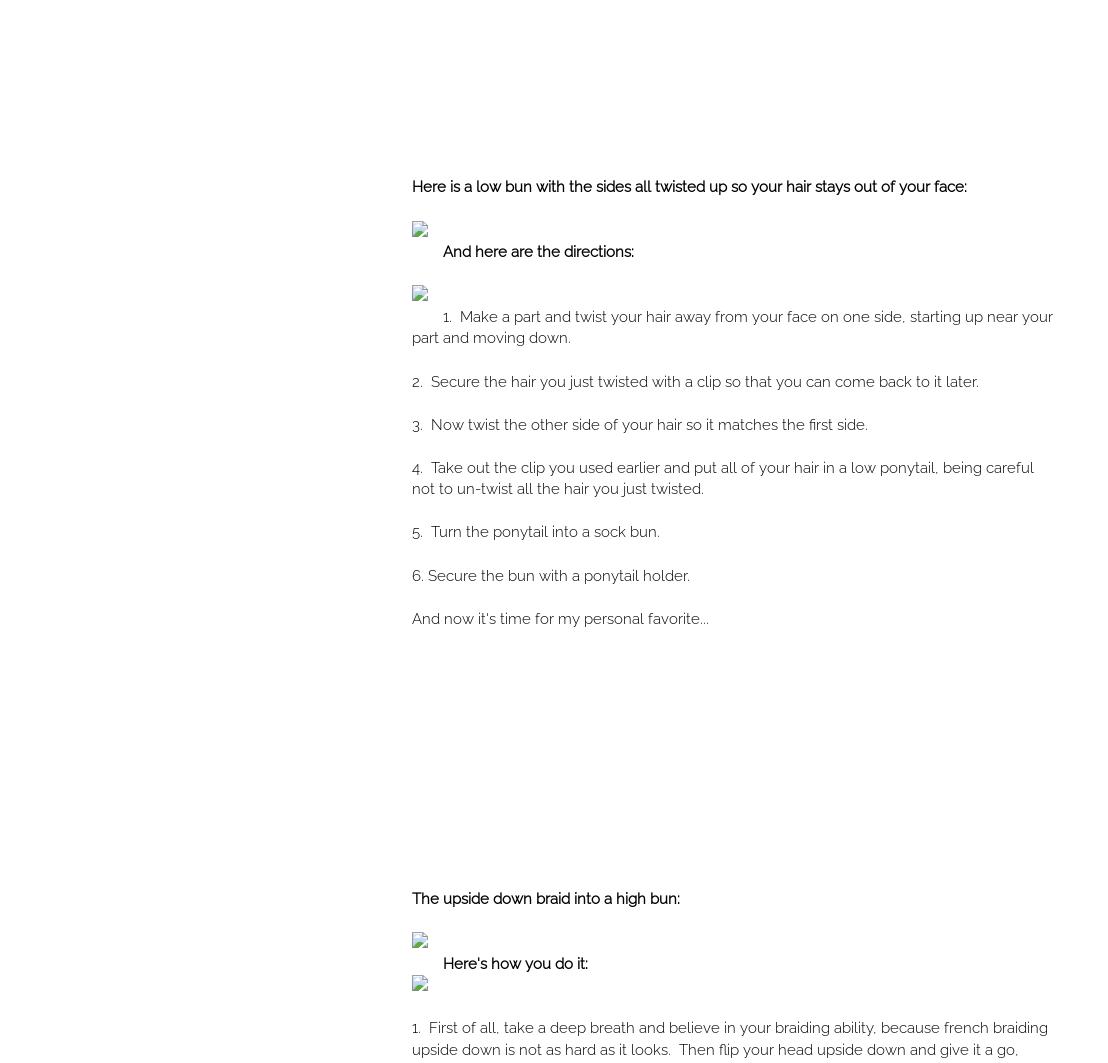  What do you see at coordinates (638, 424) in the screenshot?
I see `'3.  Now twist the other side of your hair so it matches the first side.'` at bounding box center [638, 424].